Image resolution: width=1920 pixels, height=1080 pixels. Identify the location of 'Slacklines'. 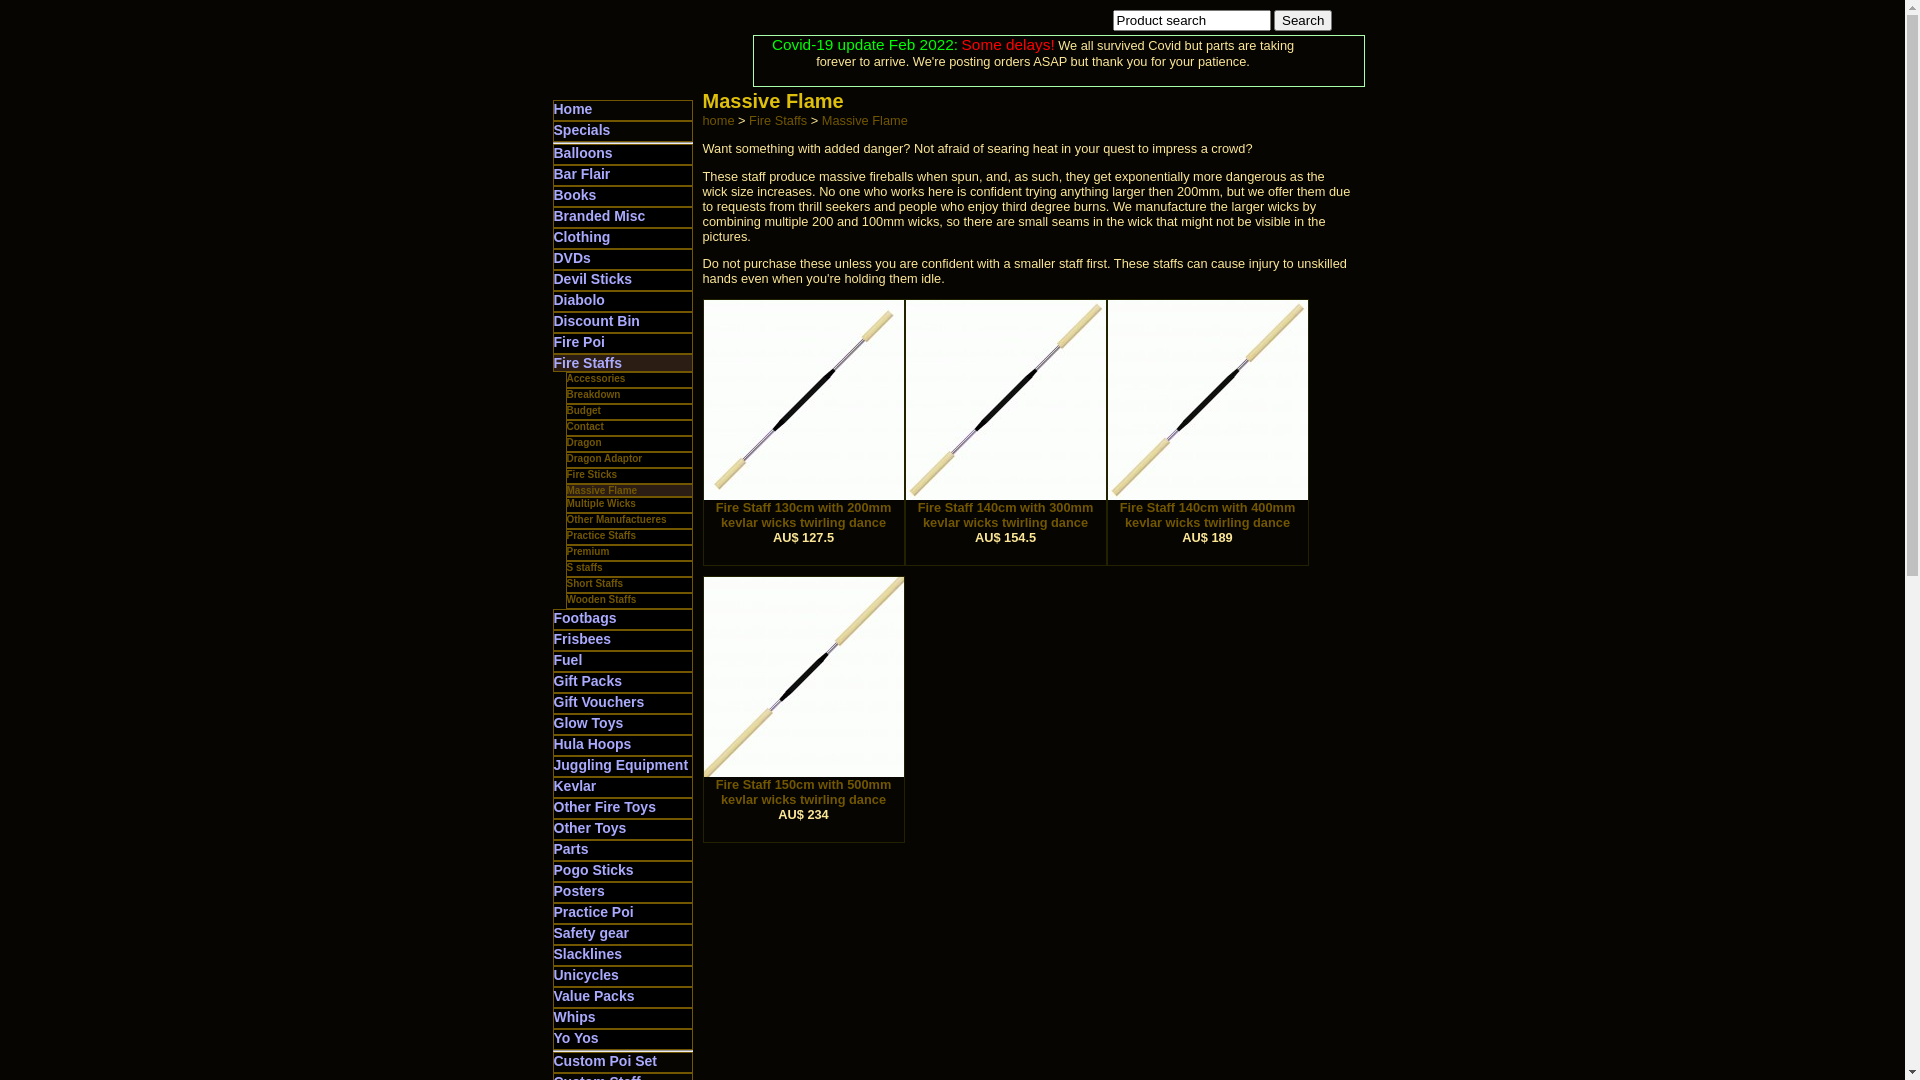
(553, 952).